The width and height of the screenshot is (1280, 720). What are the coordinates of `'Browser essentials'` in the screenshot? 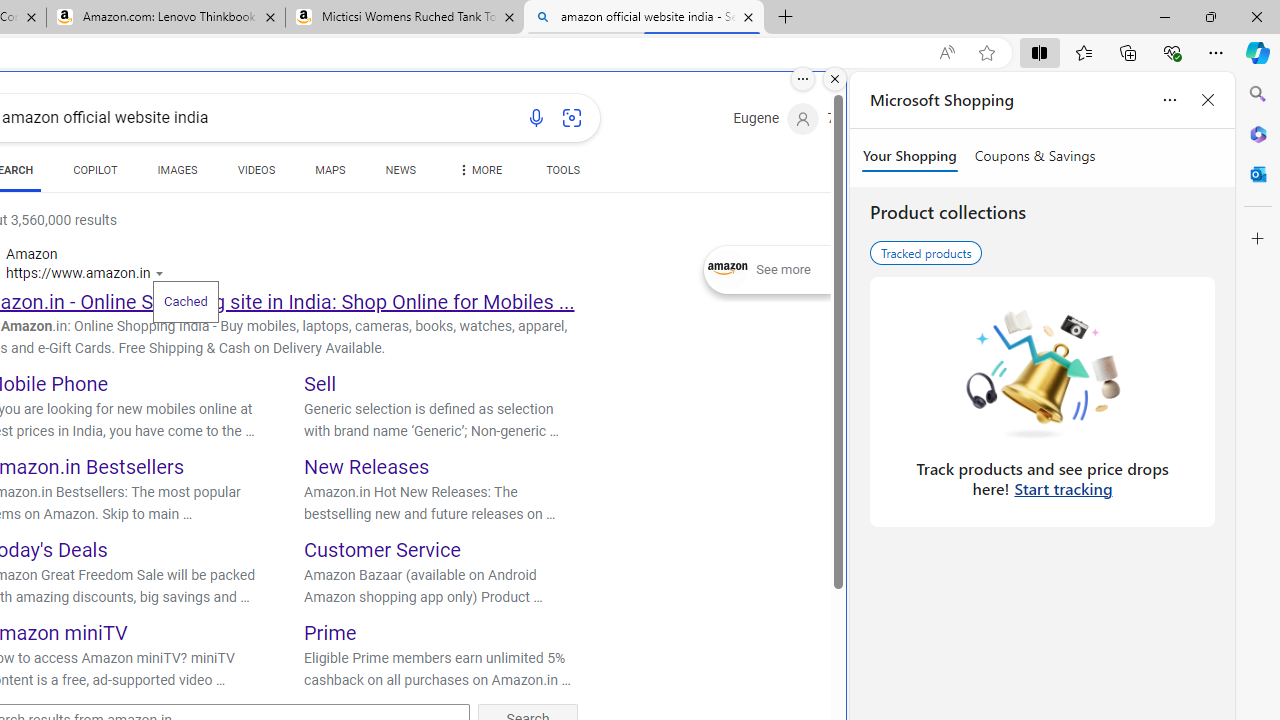 It's located at (1171, 51).